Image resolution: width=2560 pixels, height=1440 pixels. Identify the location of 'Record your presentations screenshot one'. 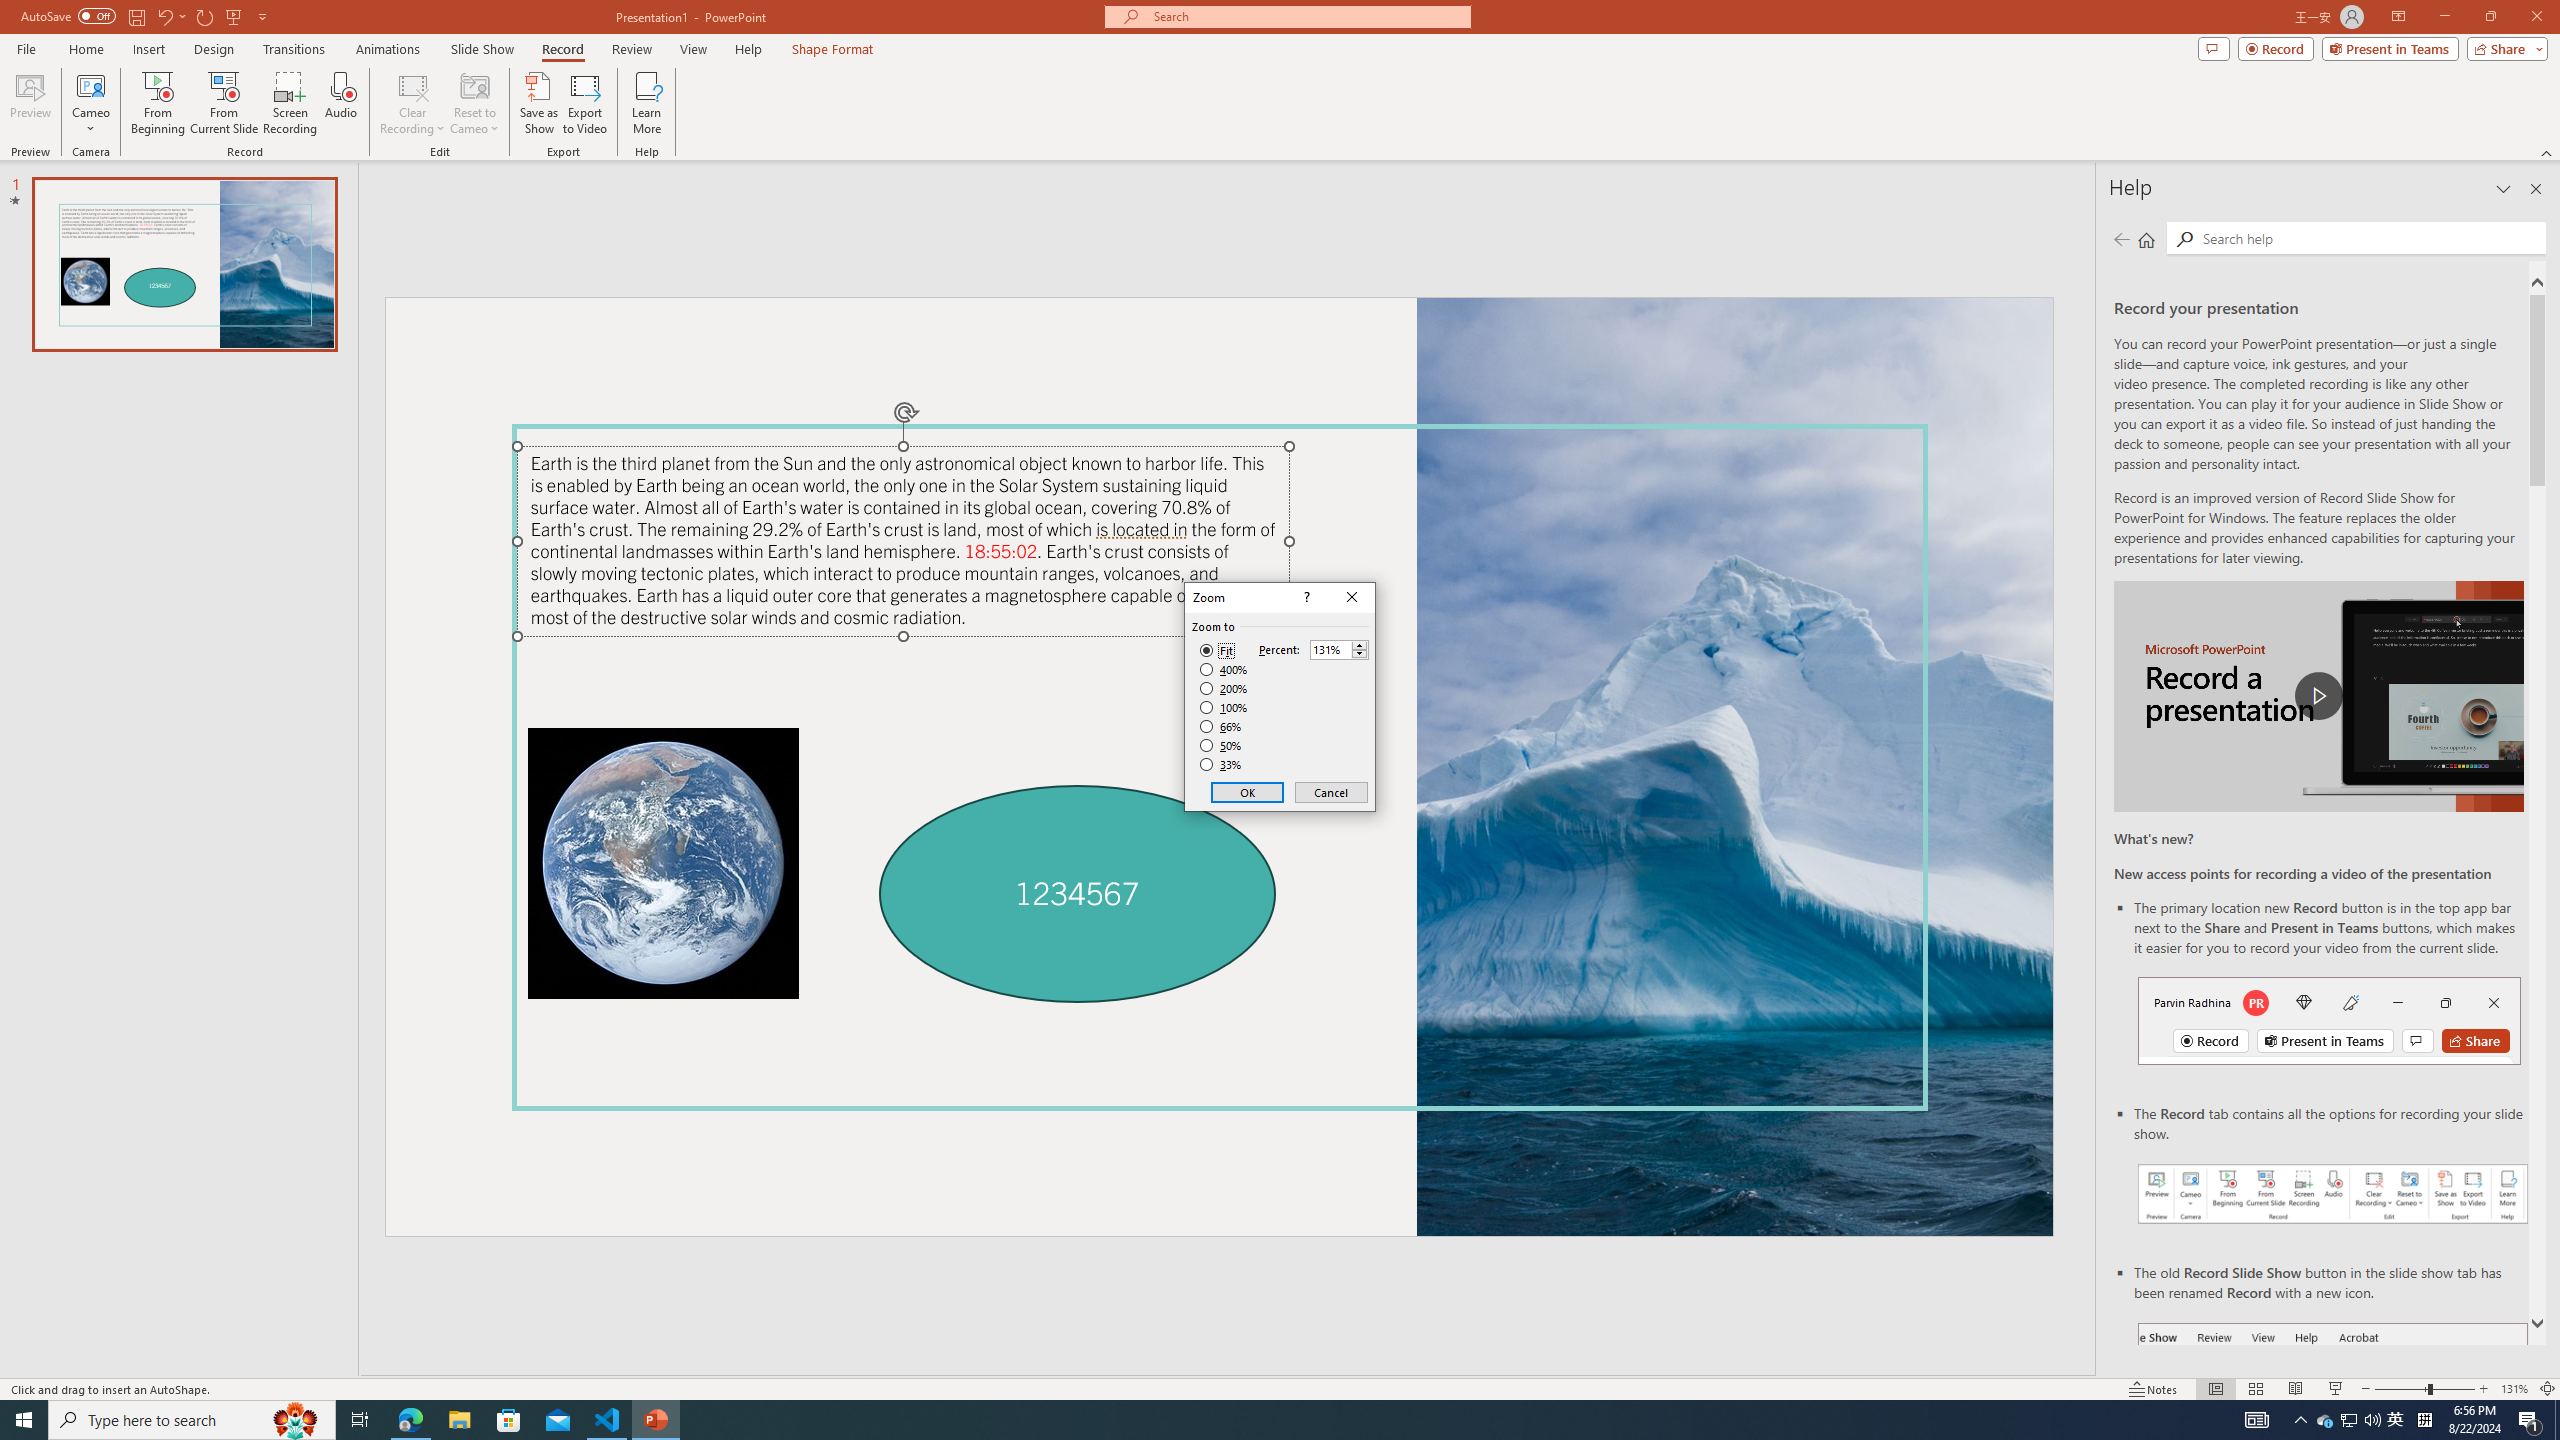
(2332, 1192).